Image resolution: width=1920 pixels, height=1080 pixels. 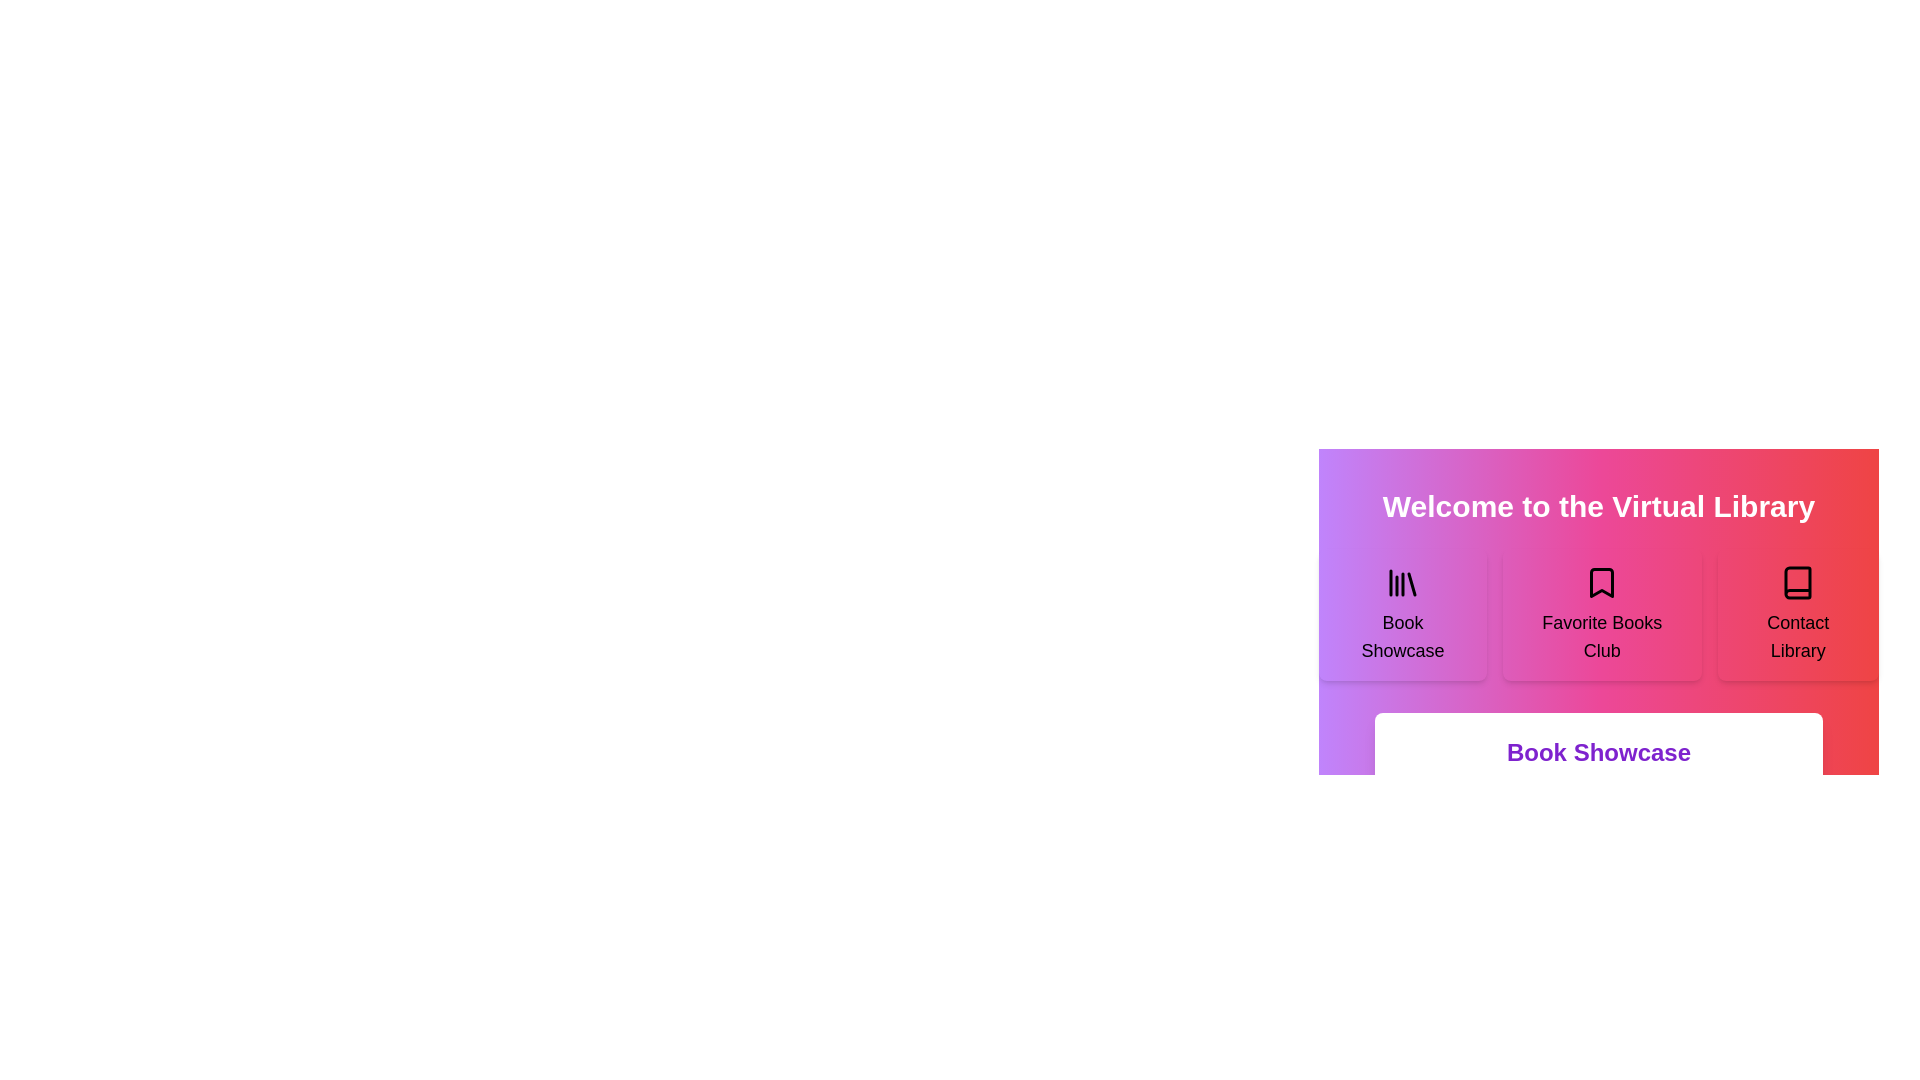 I want to click on the title text 'Welcome to the Virtual Library', so click(x=1381, y=489).